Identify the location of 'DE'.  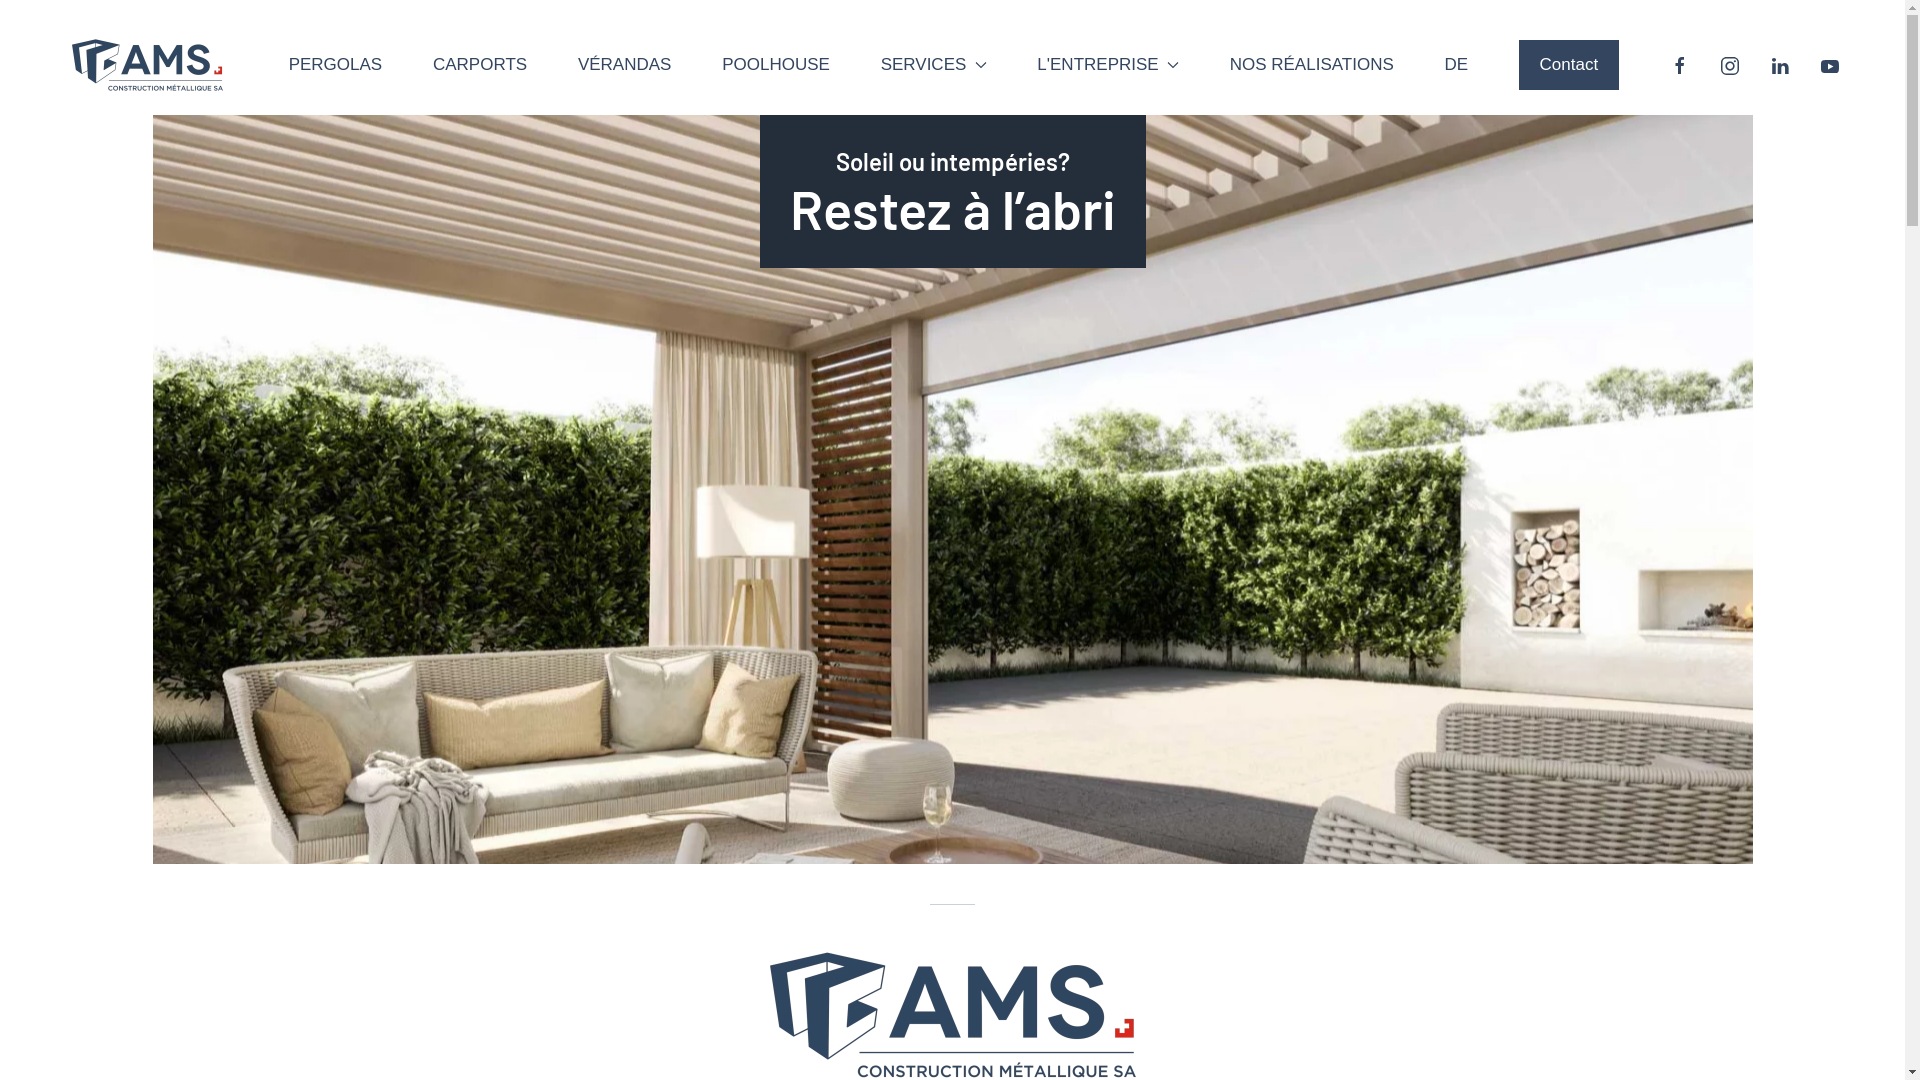
(1457, 64).